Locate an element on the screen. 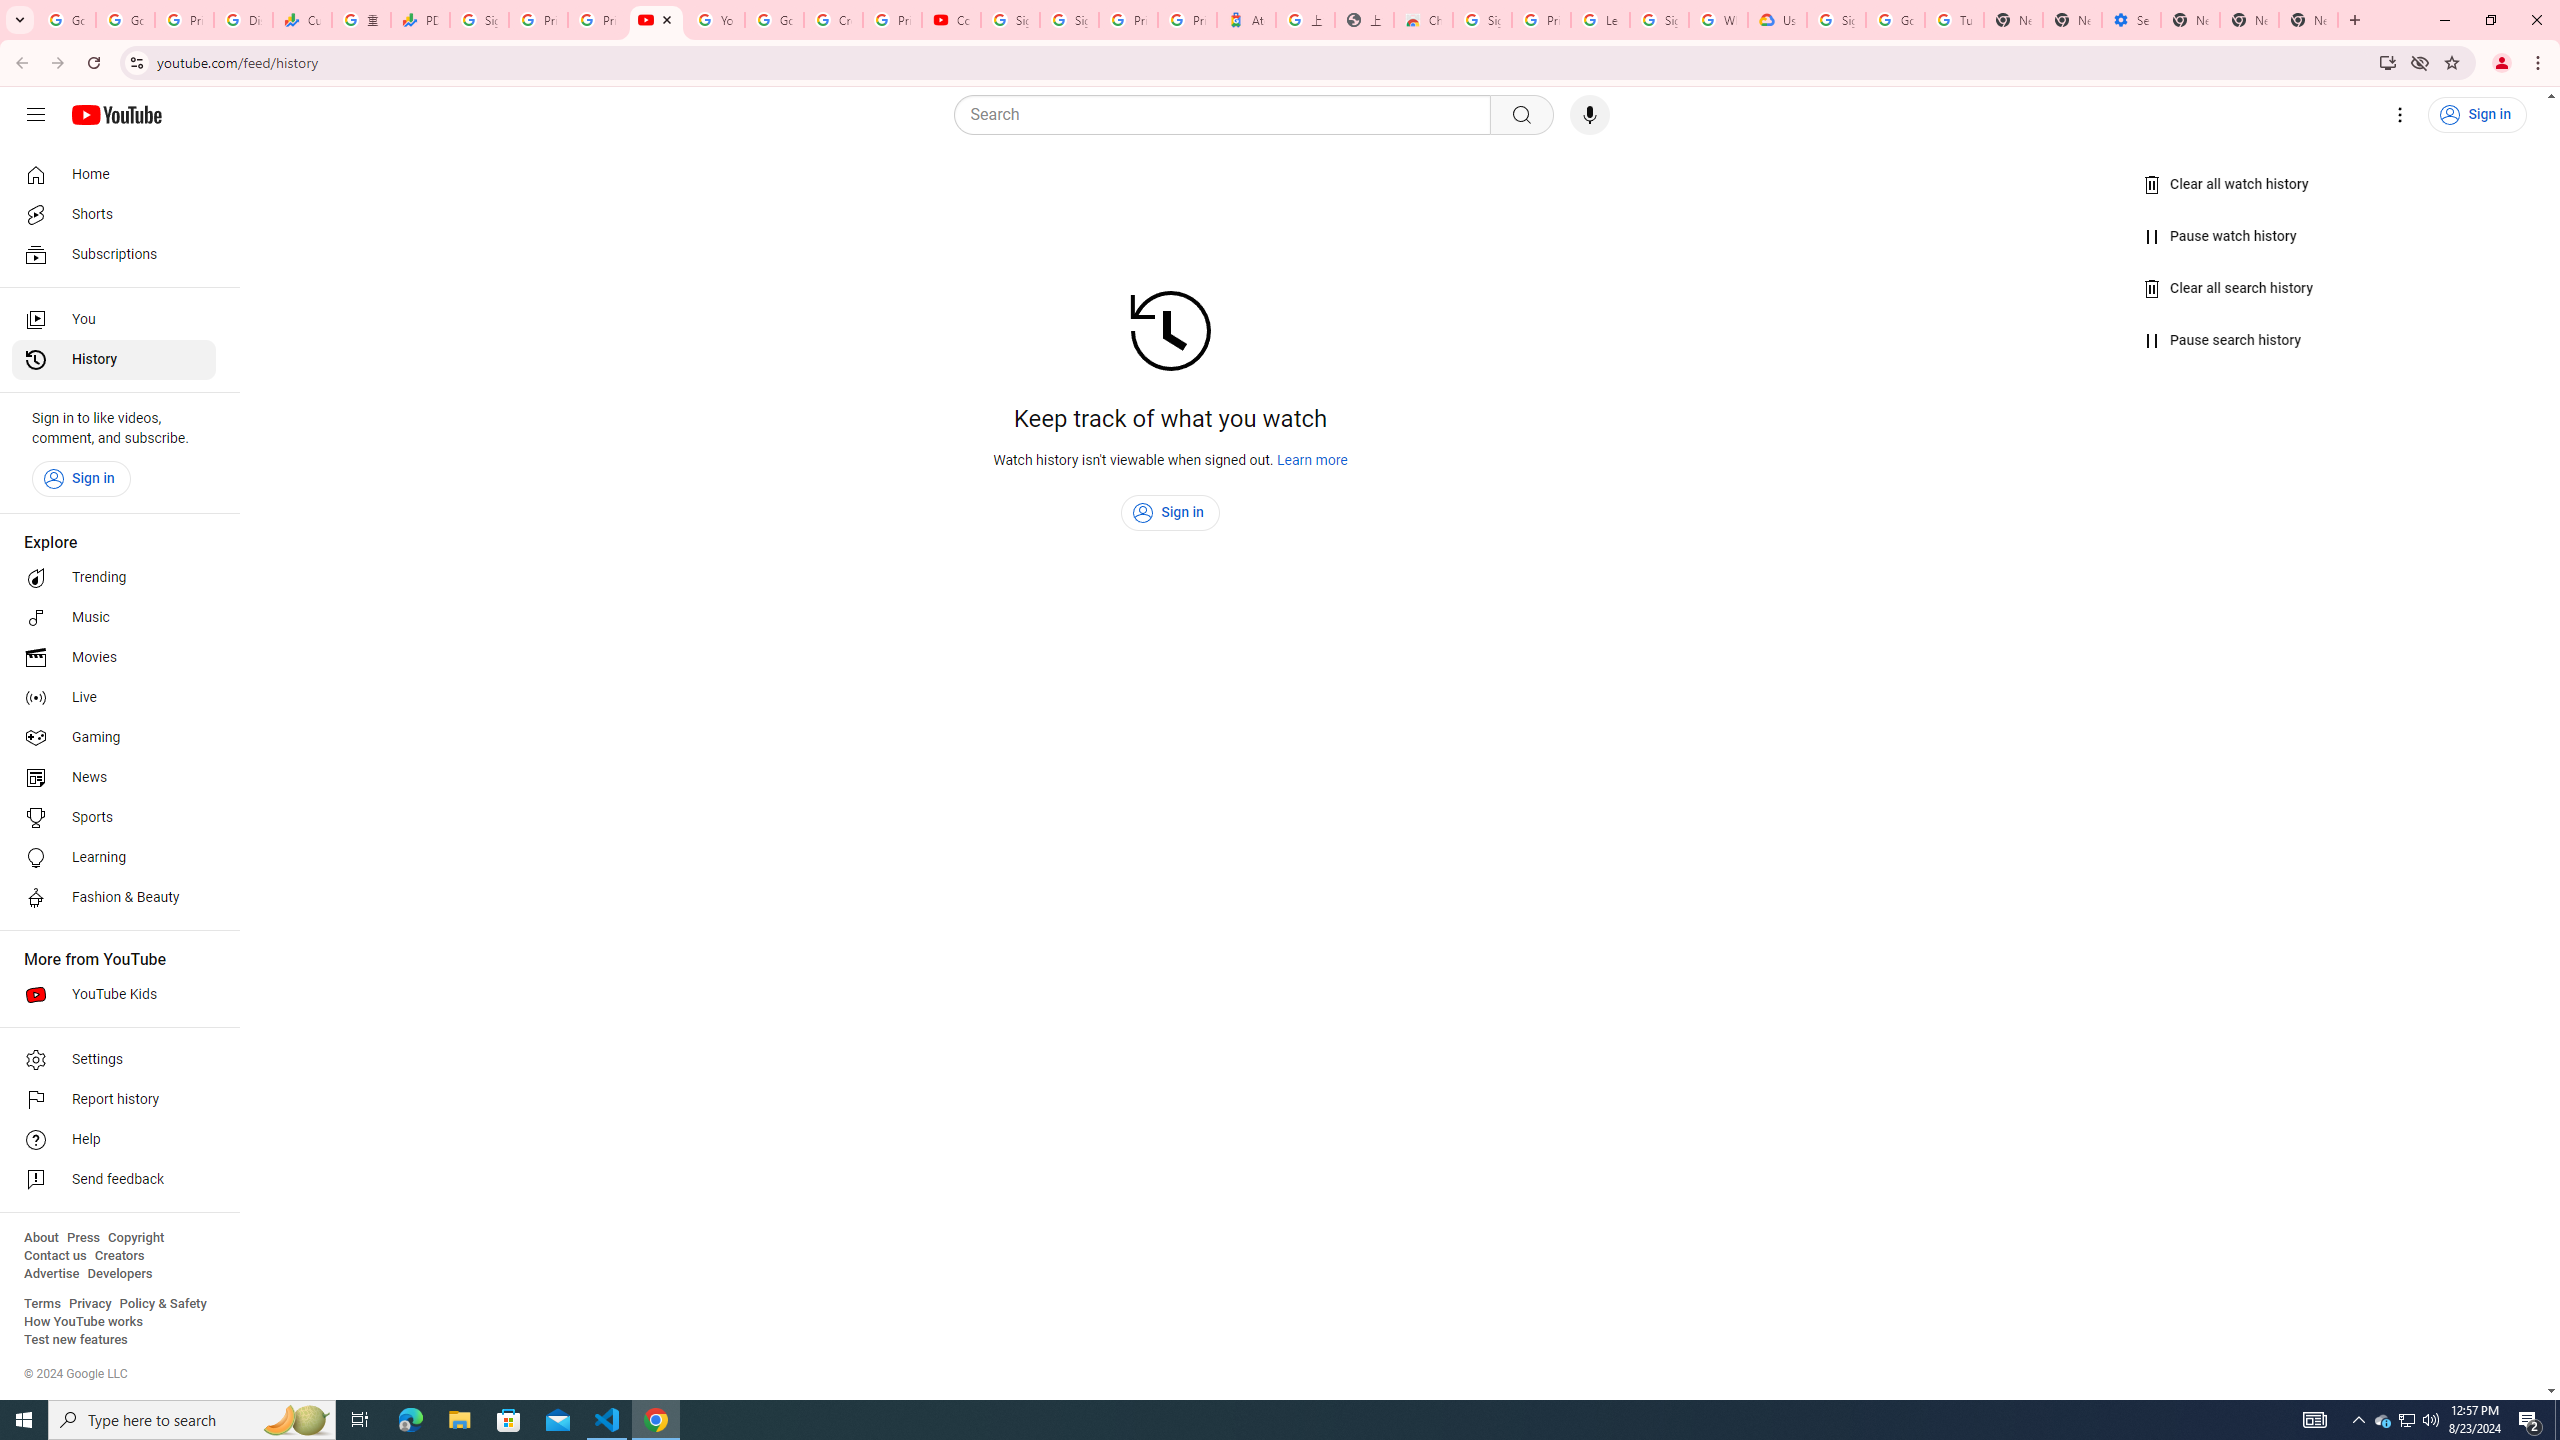  'Who are Google' is located at coordinates (1716, 19).